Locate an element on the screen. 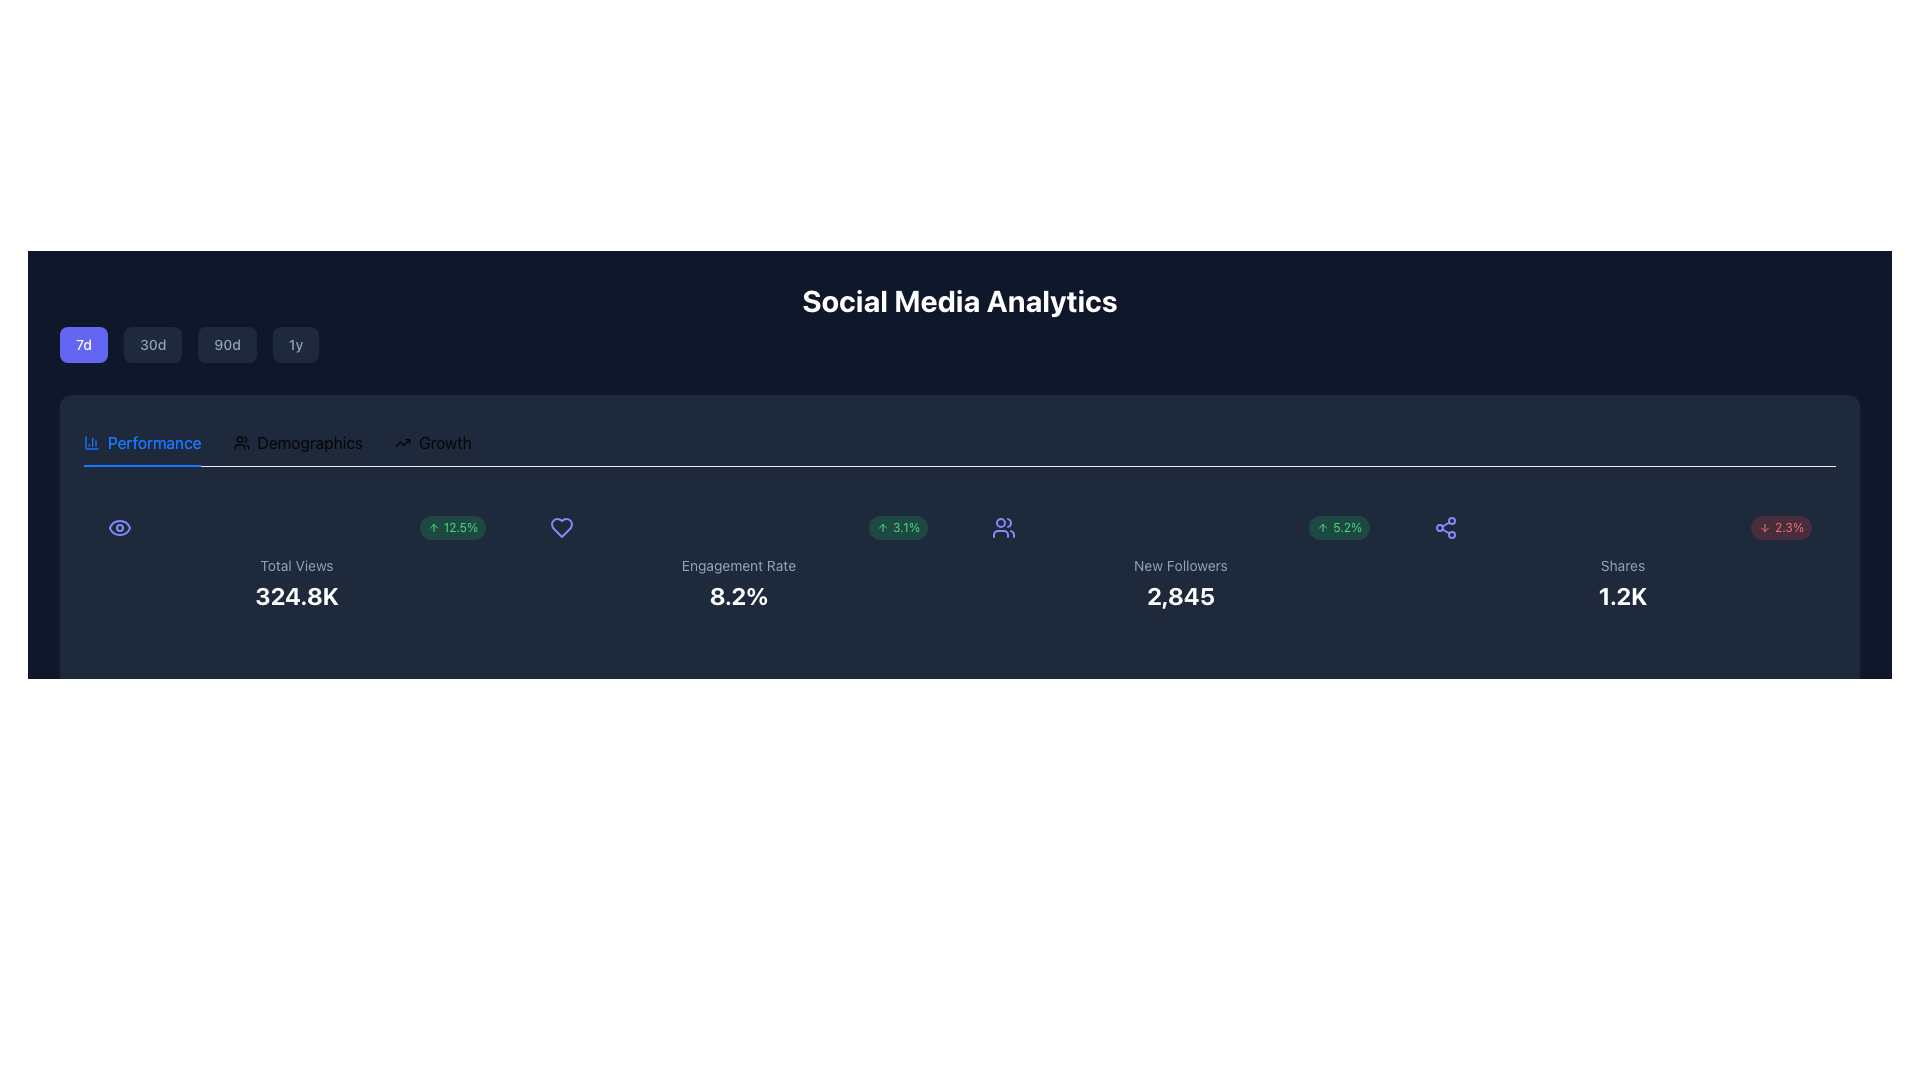 Image resolution: width=1920 pixels, height=1080 pixels. the static label that denotes 'Total Views', which is positioned below an icon and percentage indicator, and above the statistic value '324.8K' is located at coordinates (296, 566).